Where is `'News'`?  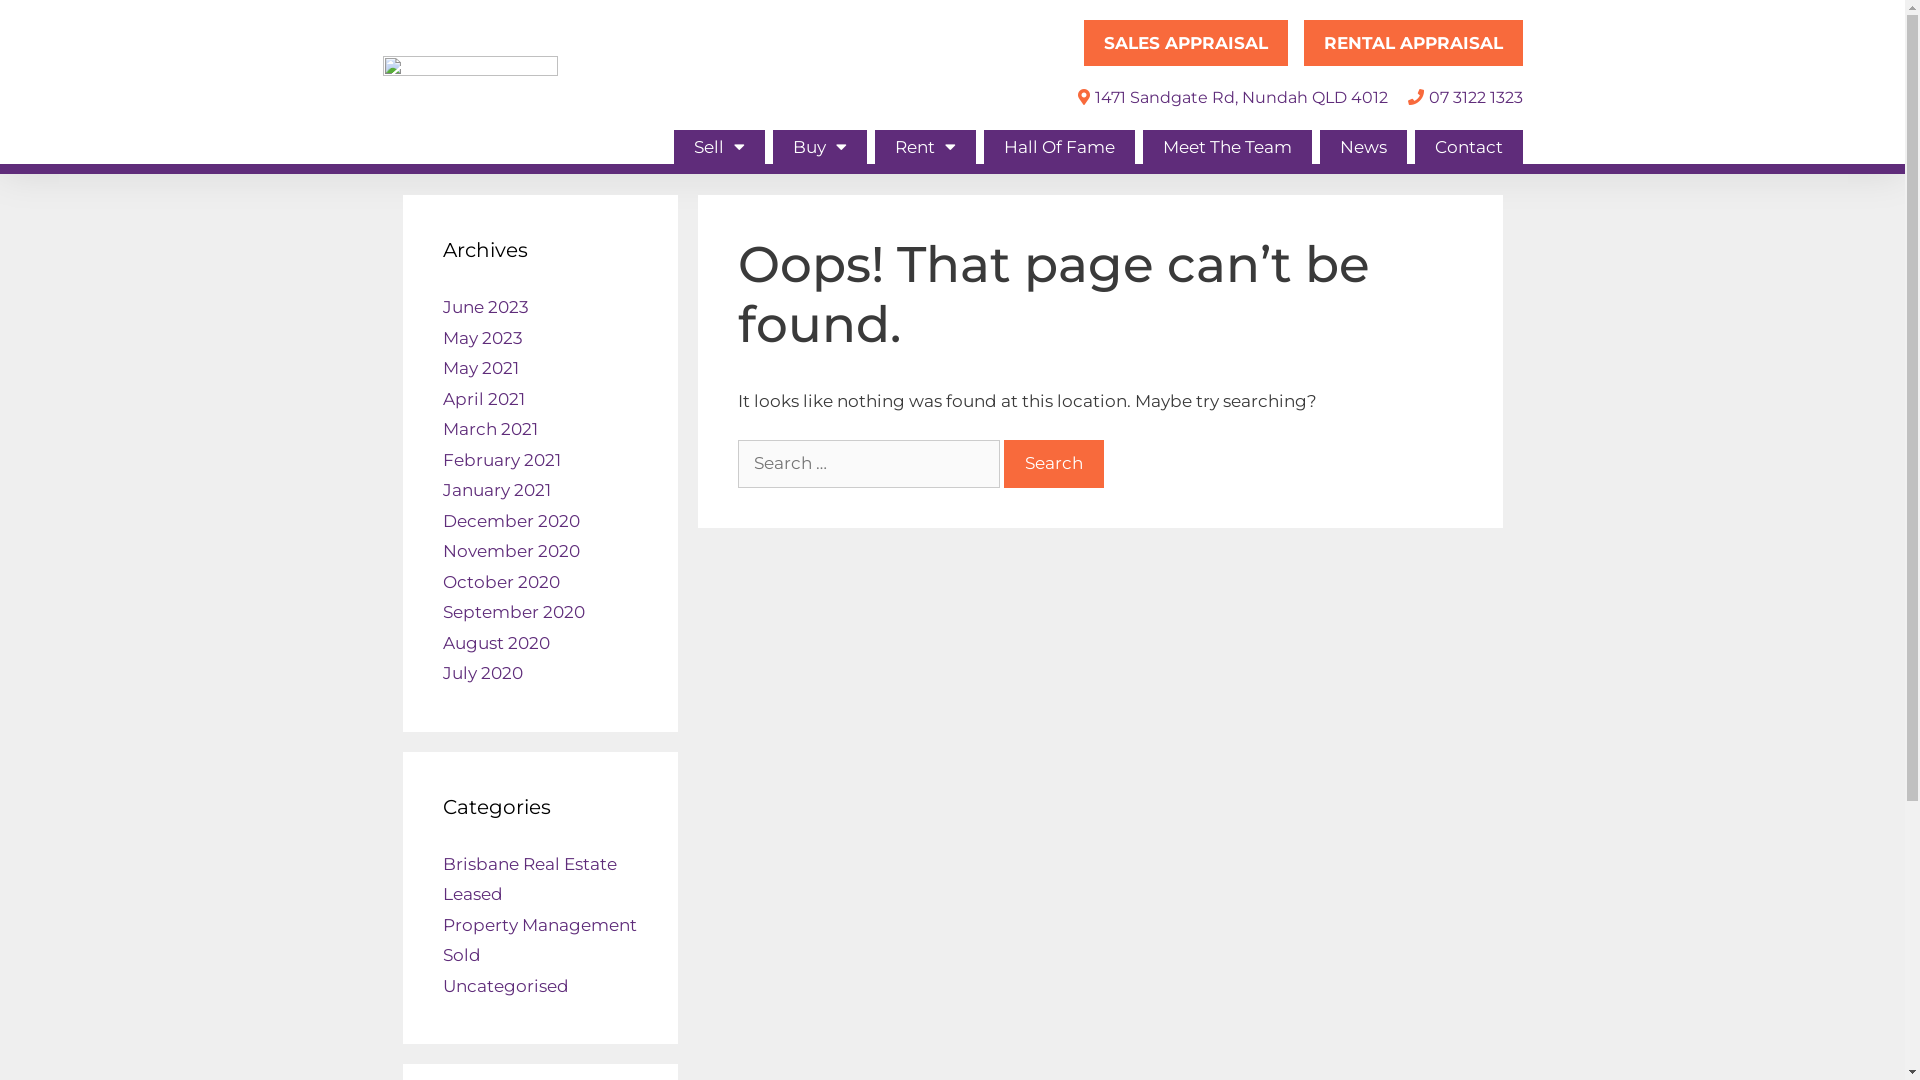 'News' is located at coordinates (1362, 145).